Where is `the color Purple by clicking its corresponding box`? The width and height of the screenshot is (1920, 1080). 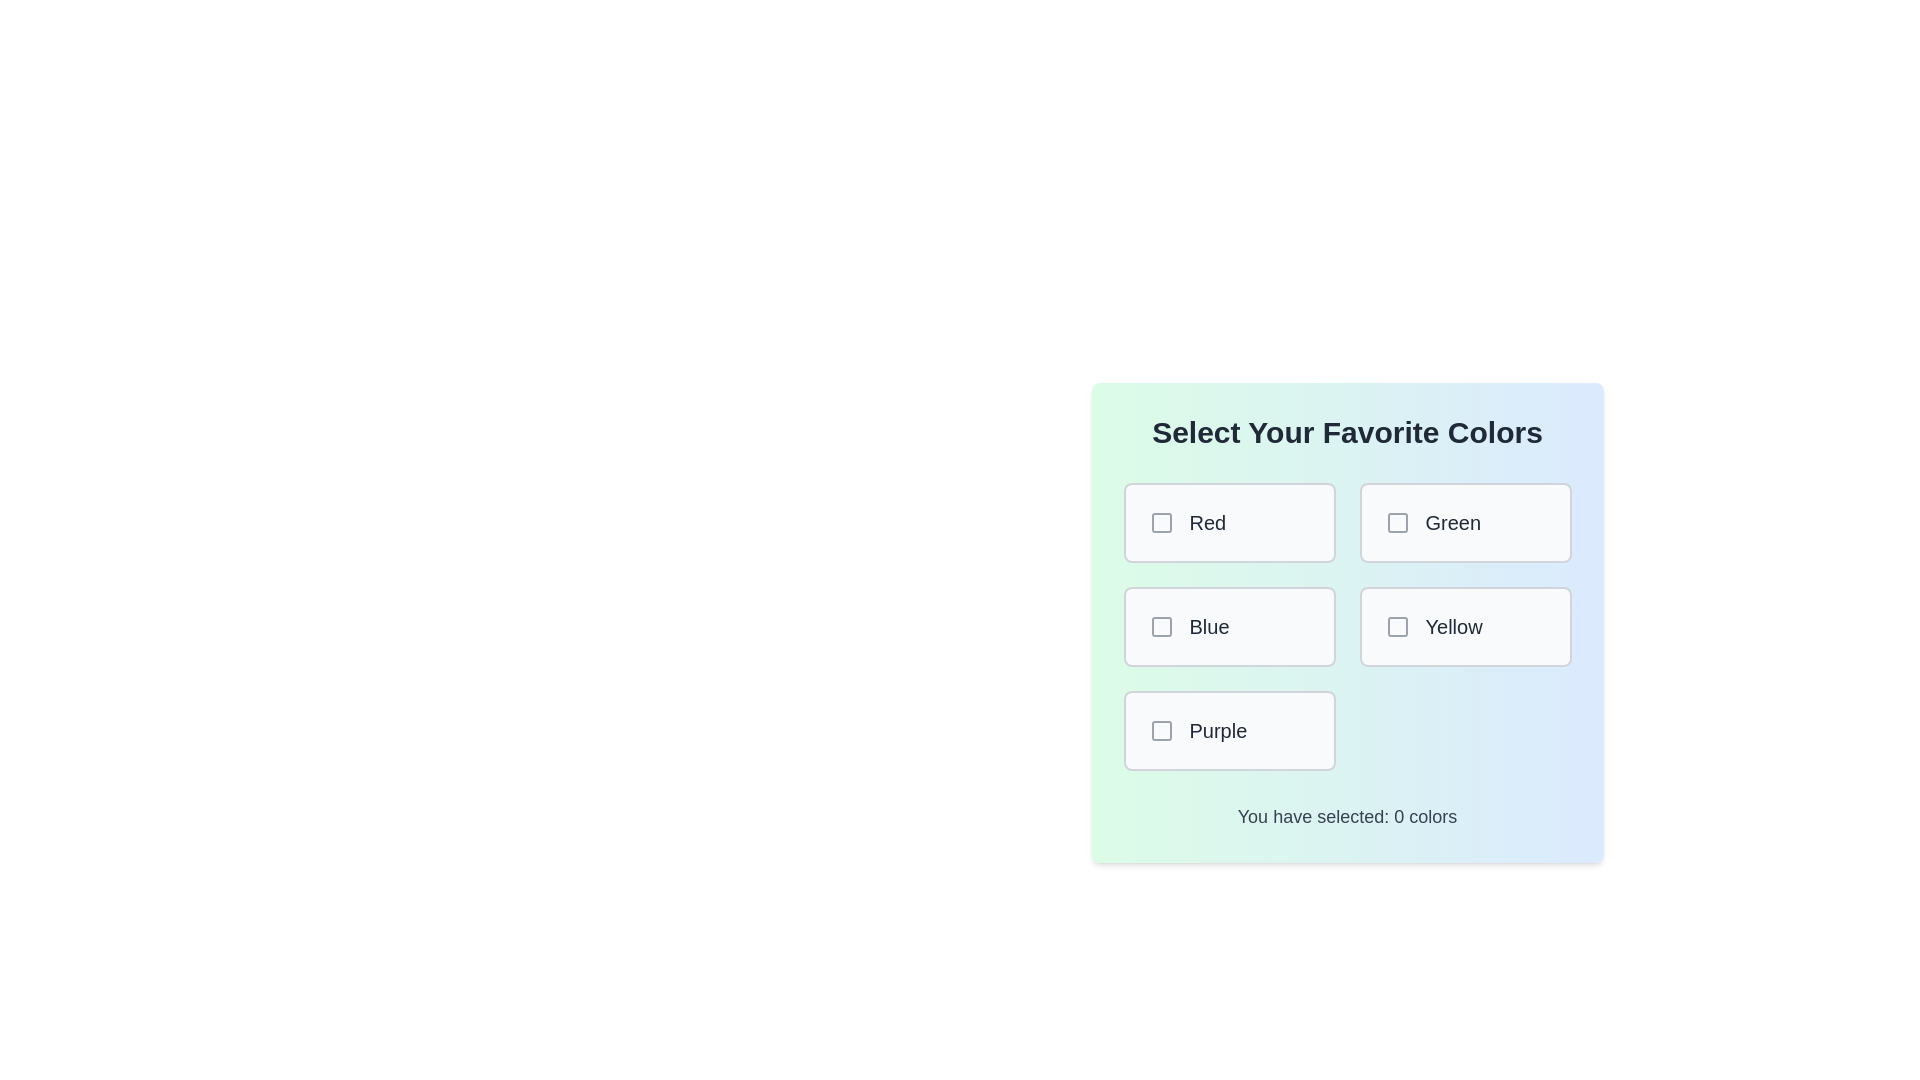
the color Purple by clicking its corresponding box is located at coordinates (1228, 731).